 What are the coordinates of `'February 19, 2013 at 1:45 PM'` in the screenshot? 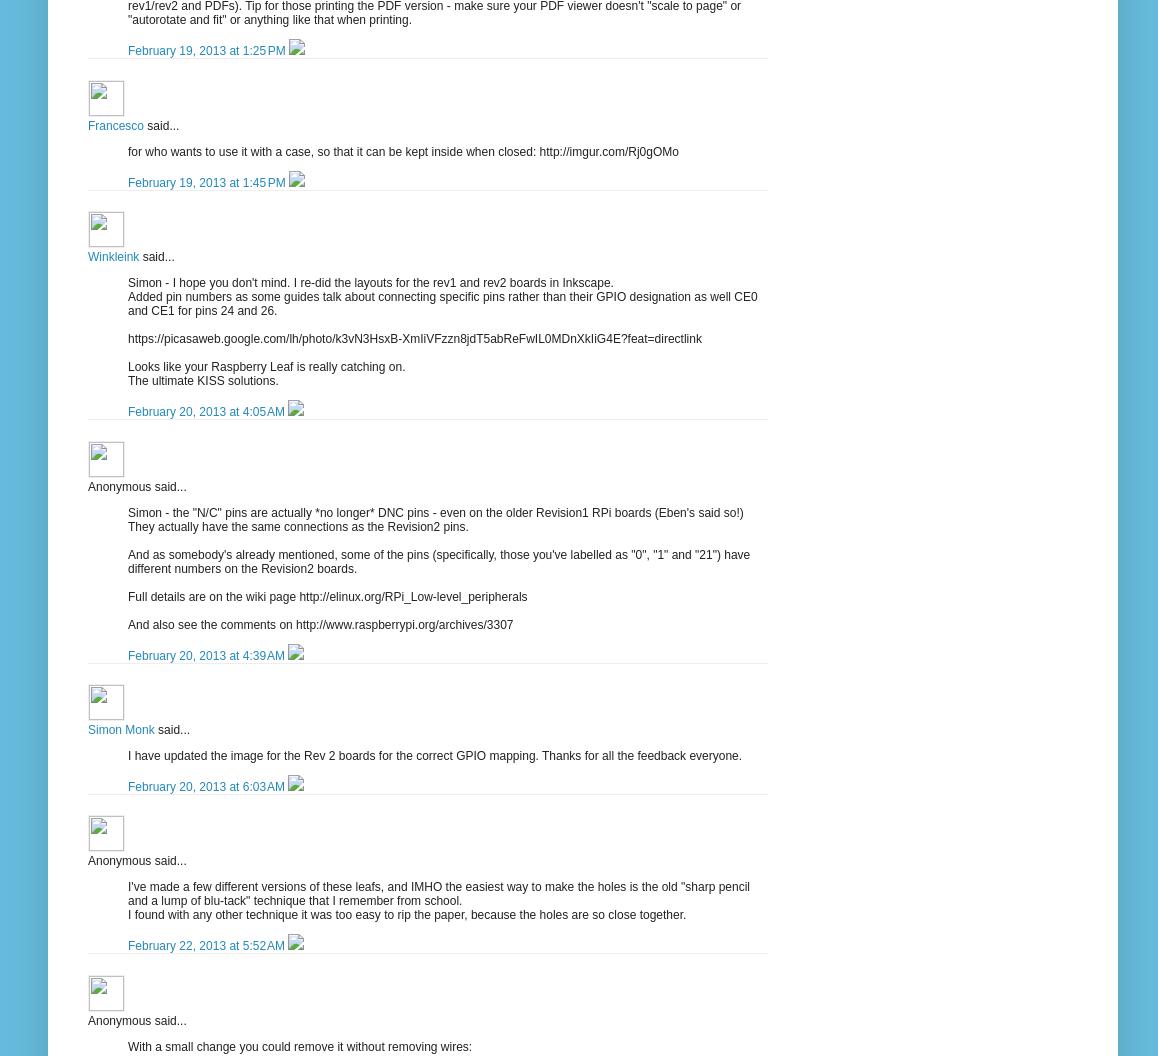 It's located at (208, 181).